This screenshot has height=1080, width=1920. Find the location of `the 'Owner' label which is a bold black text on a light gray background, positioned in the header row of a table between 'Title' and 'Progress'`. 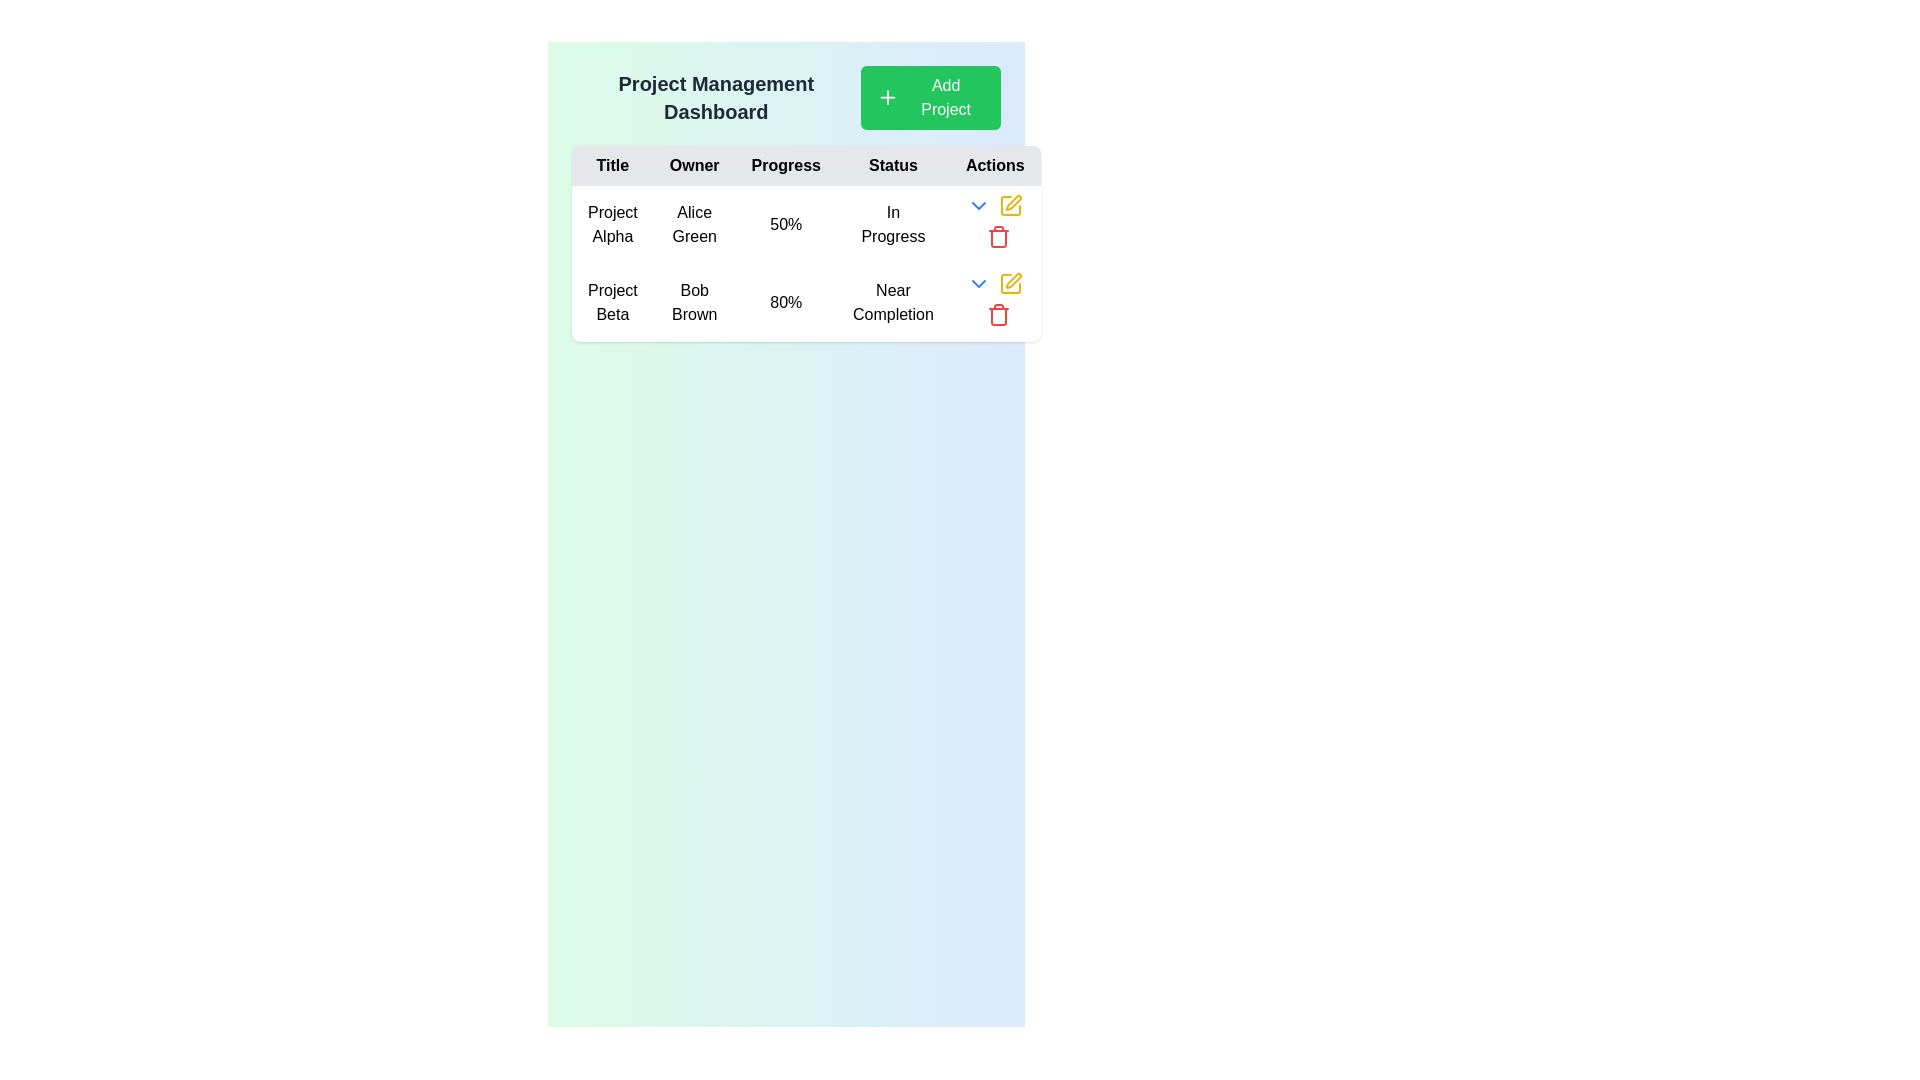

the 'Owner' label which is a bold black text on a light gray background, positioned in the header row of a table between 'Title' and 'Progress' is located at coordinates (694, 164).